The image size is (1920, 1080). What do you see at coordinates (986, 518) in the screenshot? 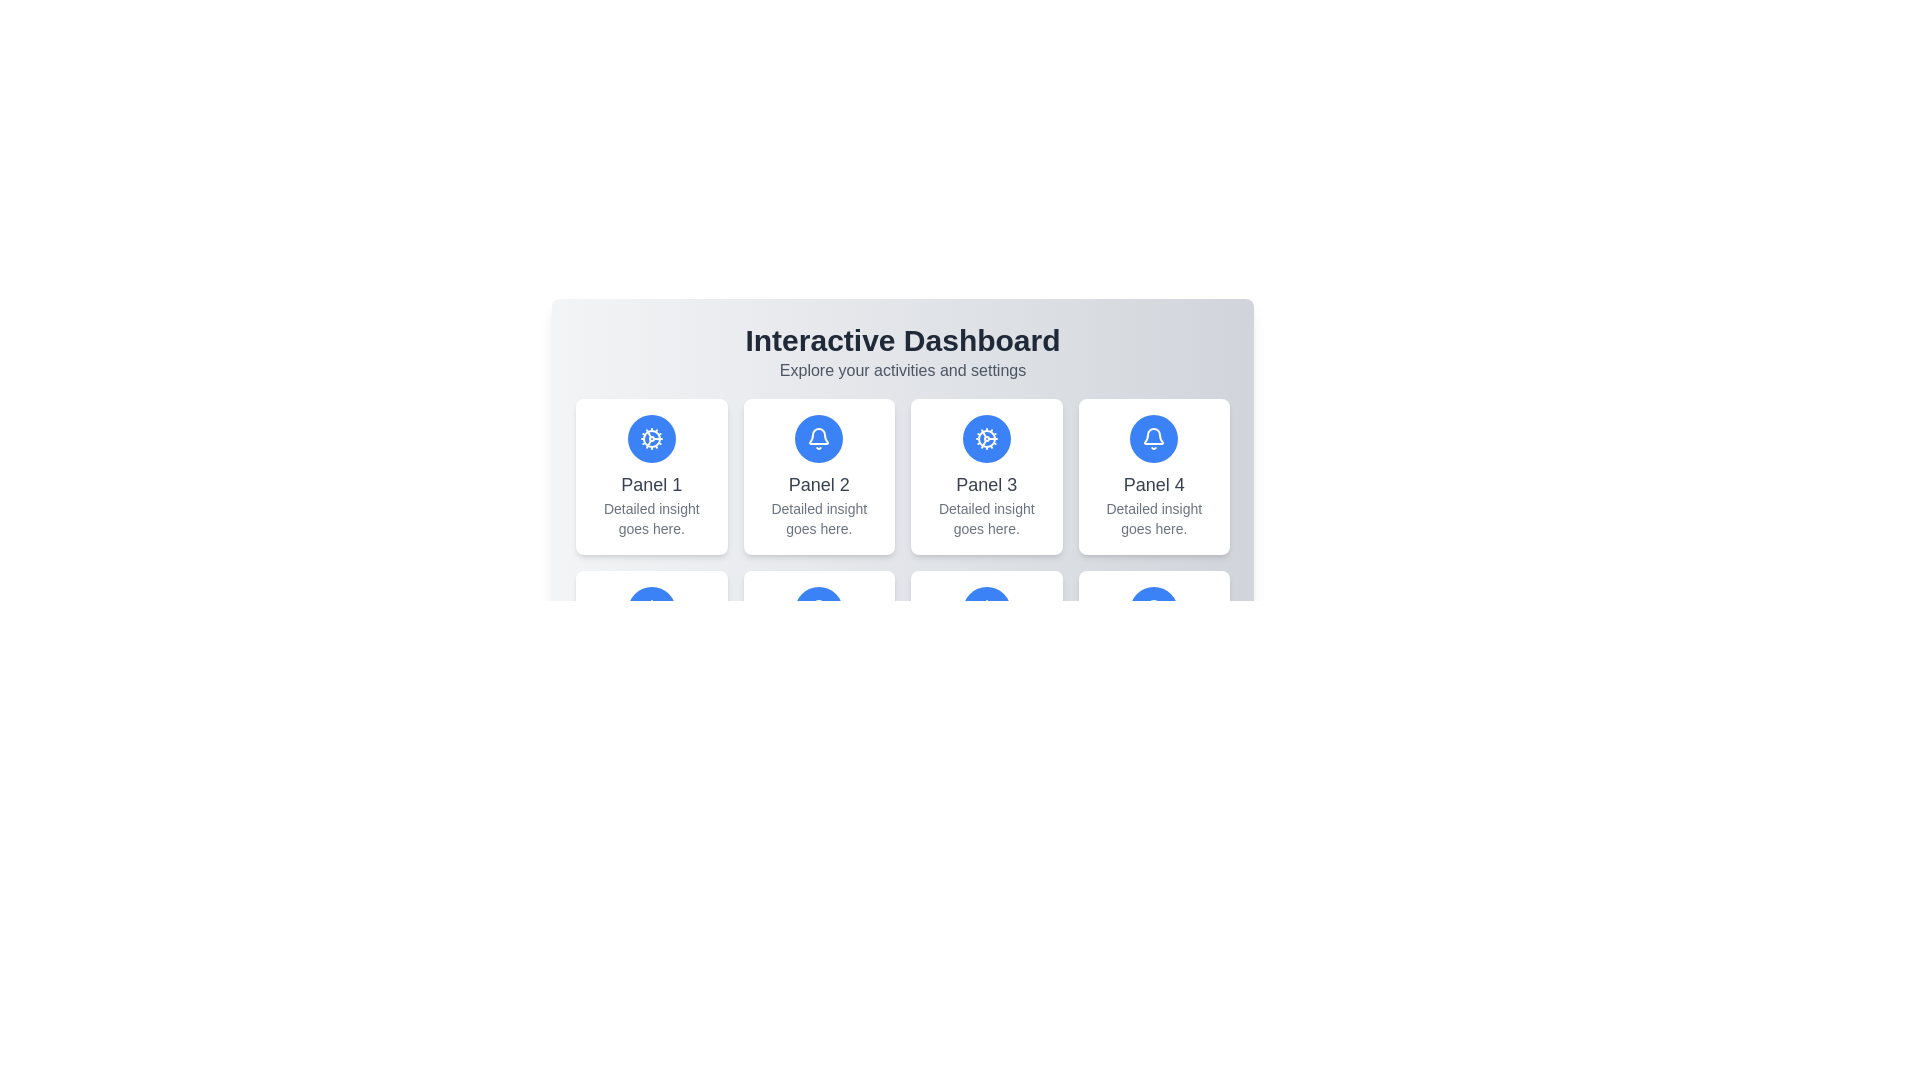
I see `the text block containing the phrase 'Detailed insight goes here.' located within 'Panel 3' on the dashboard layout` at bounding box center [986, 518].